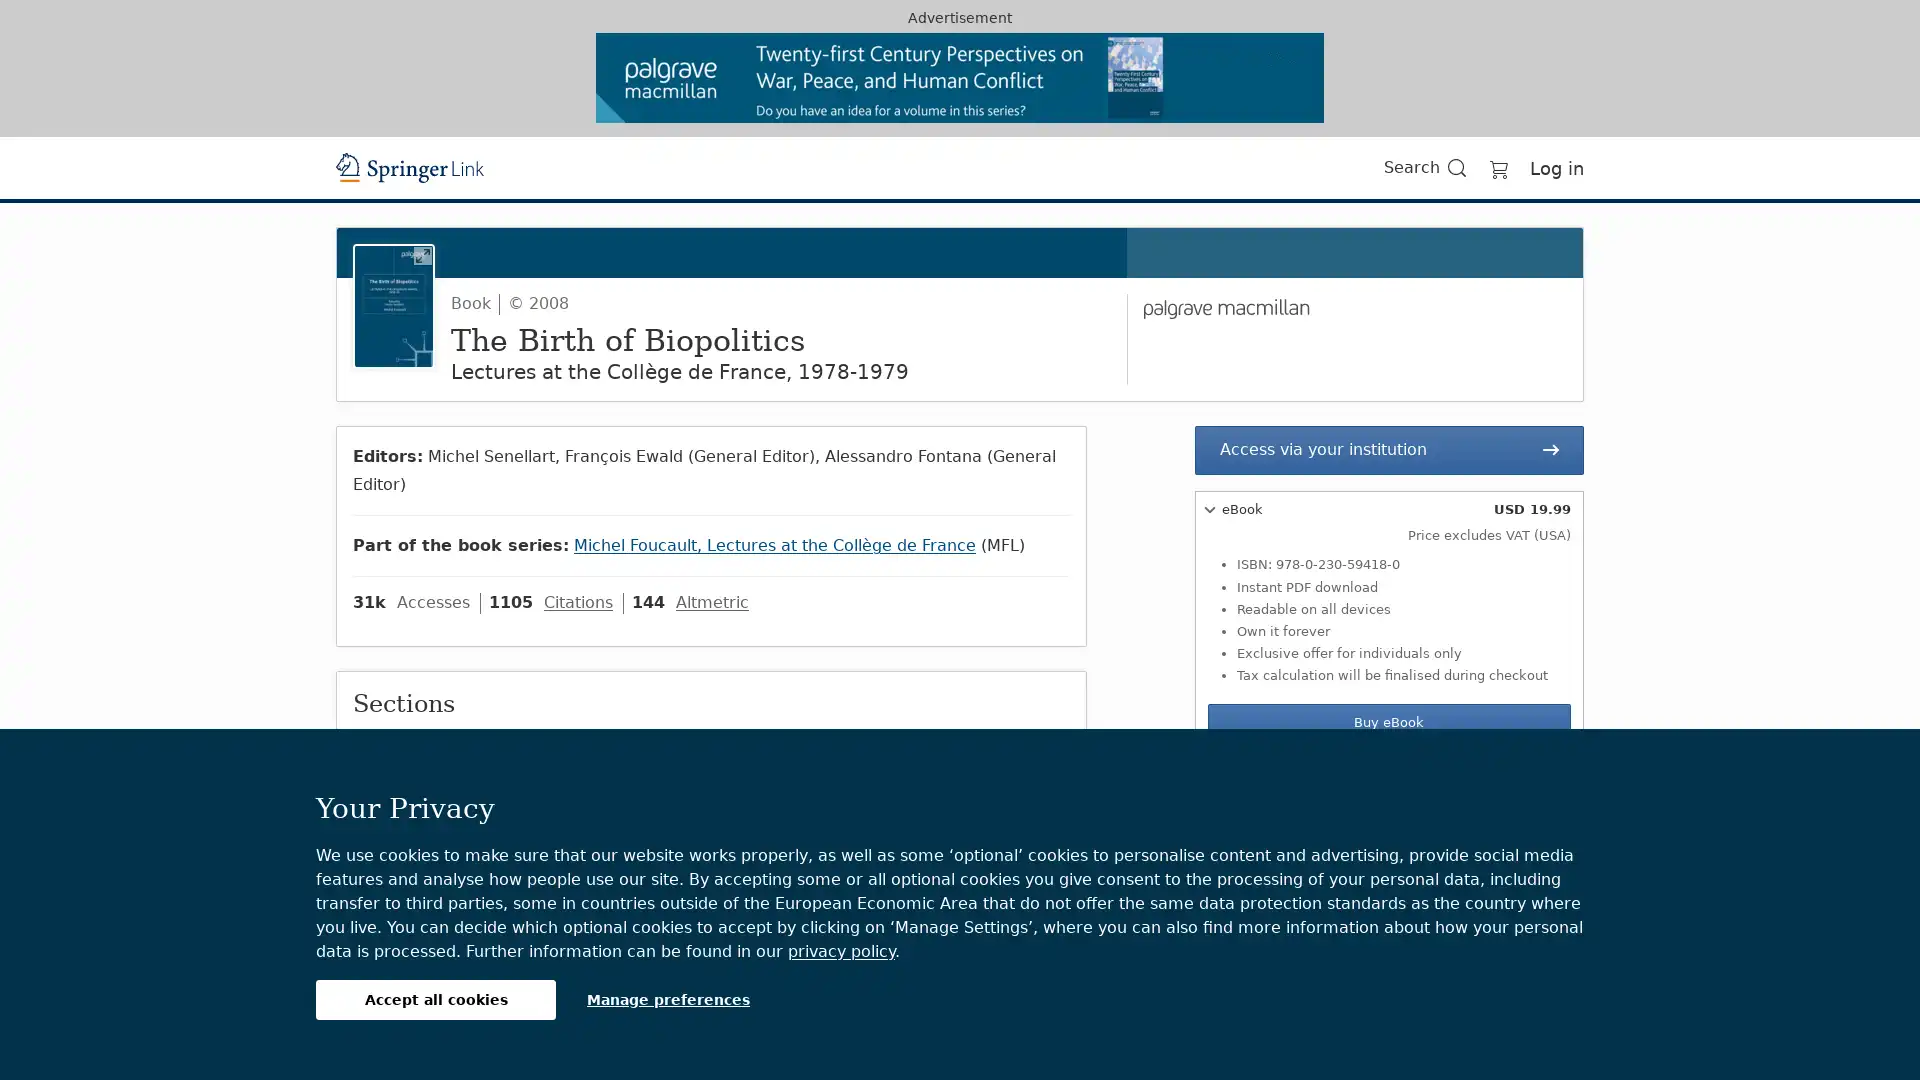 The image size is (1920, 1080). I want to click on Manage preferences, so click(668, 999).